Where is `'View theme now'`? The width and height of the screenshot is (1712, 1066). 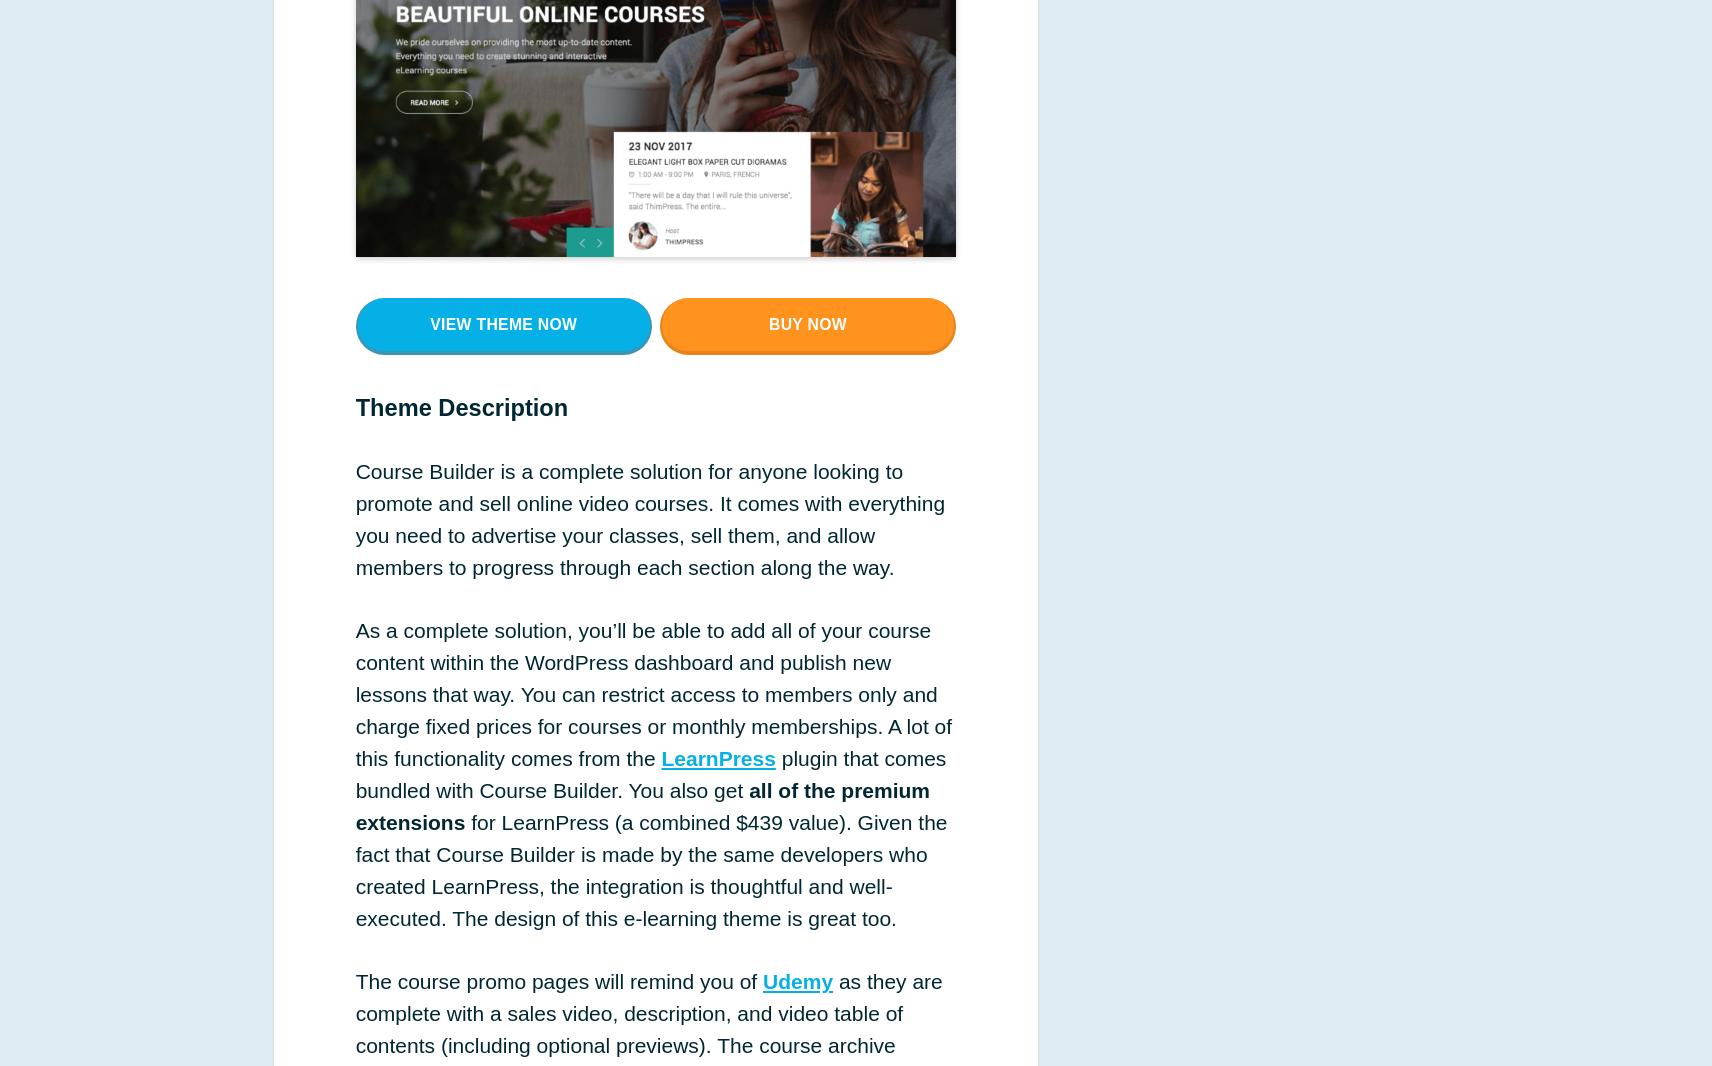
'View theme now' is located at coordinates (502, 323).